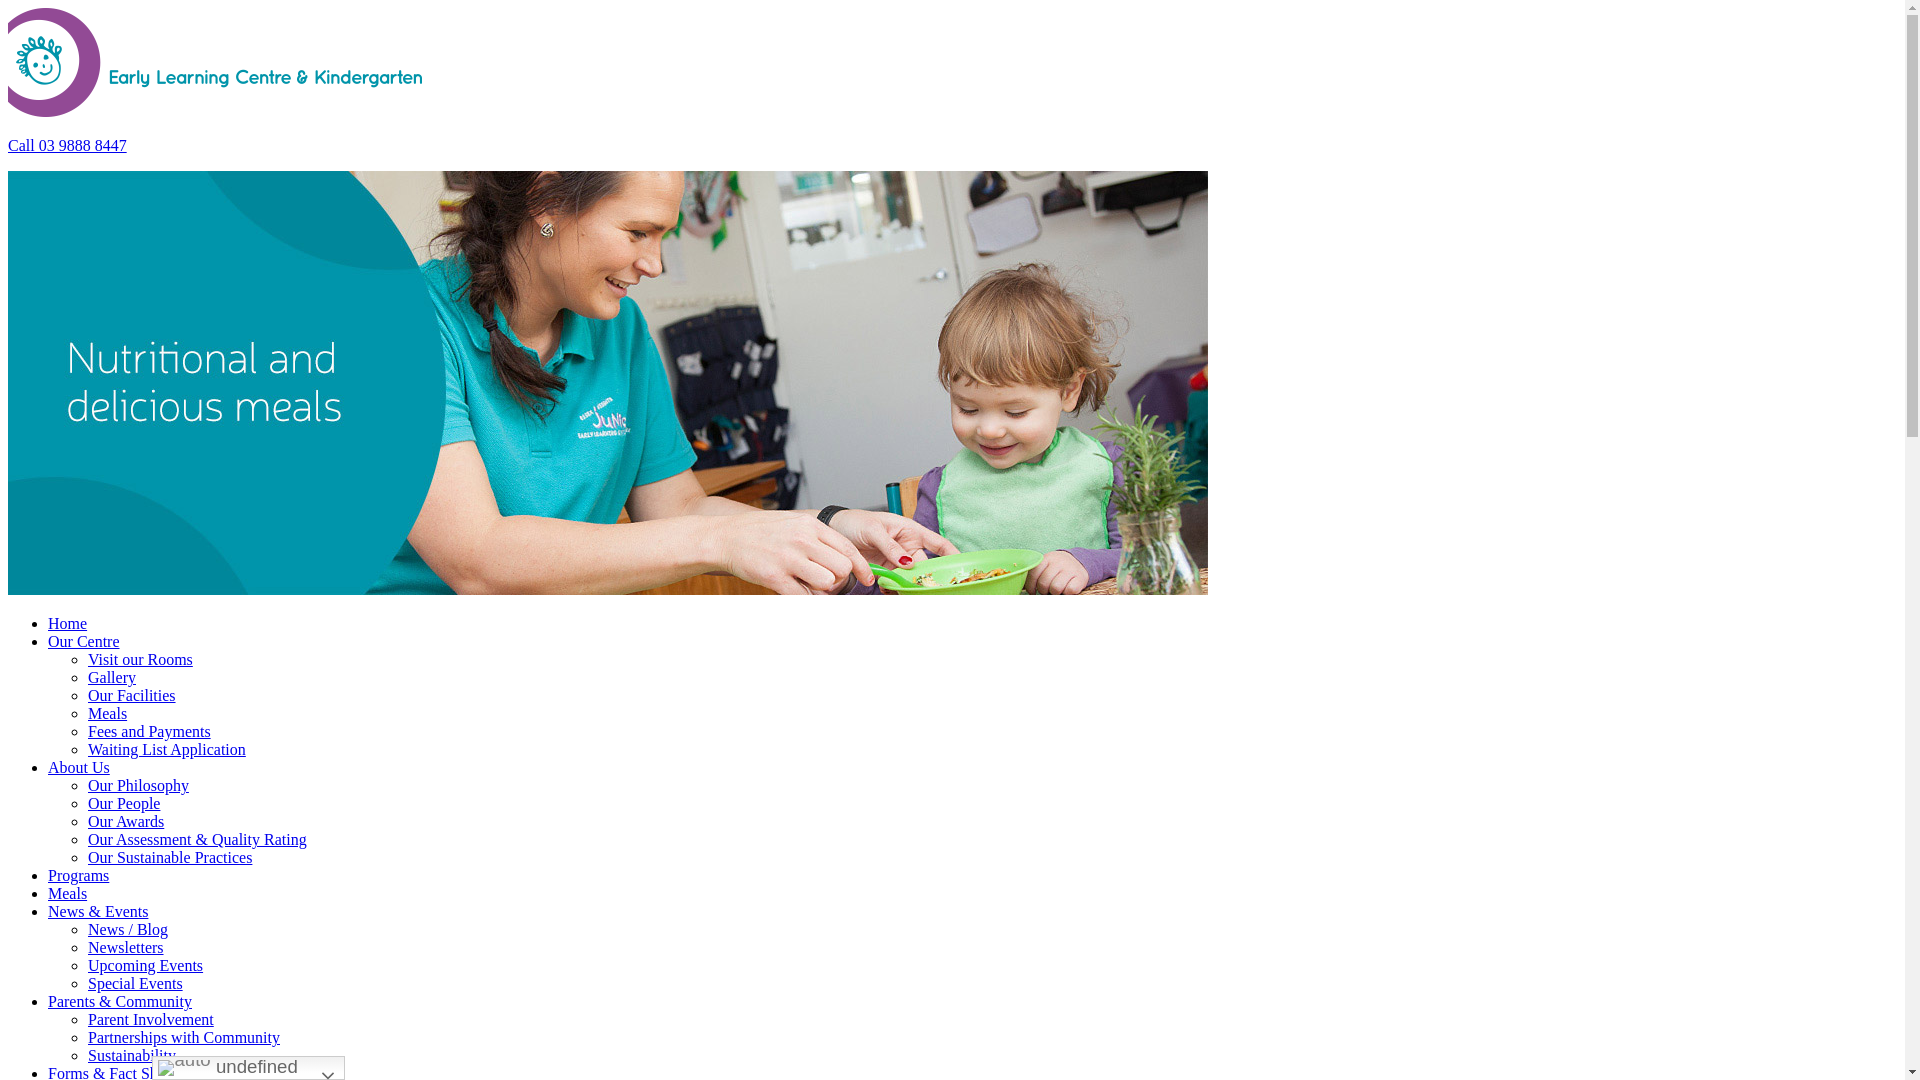 The width and height of the screenshot is (1920, 1080). What do you see at coordinates (86, 784) in the screenshot?
I see `'Our Philosophy'` at bounding box center [86, 784].